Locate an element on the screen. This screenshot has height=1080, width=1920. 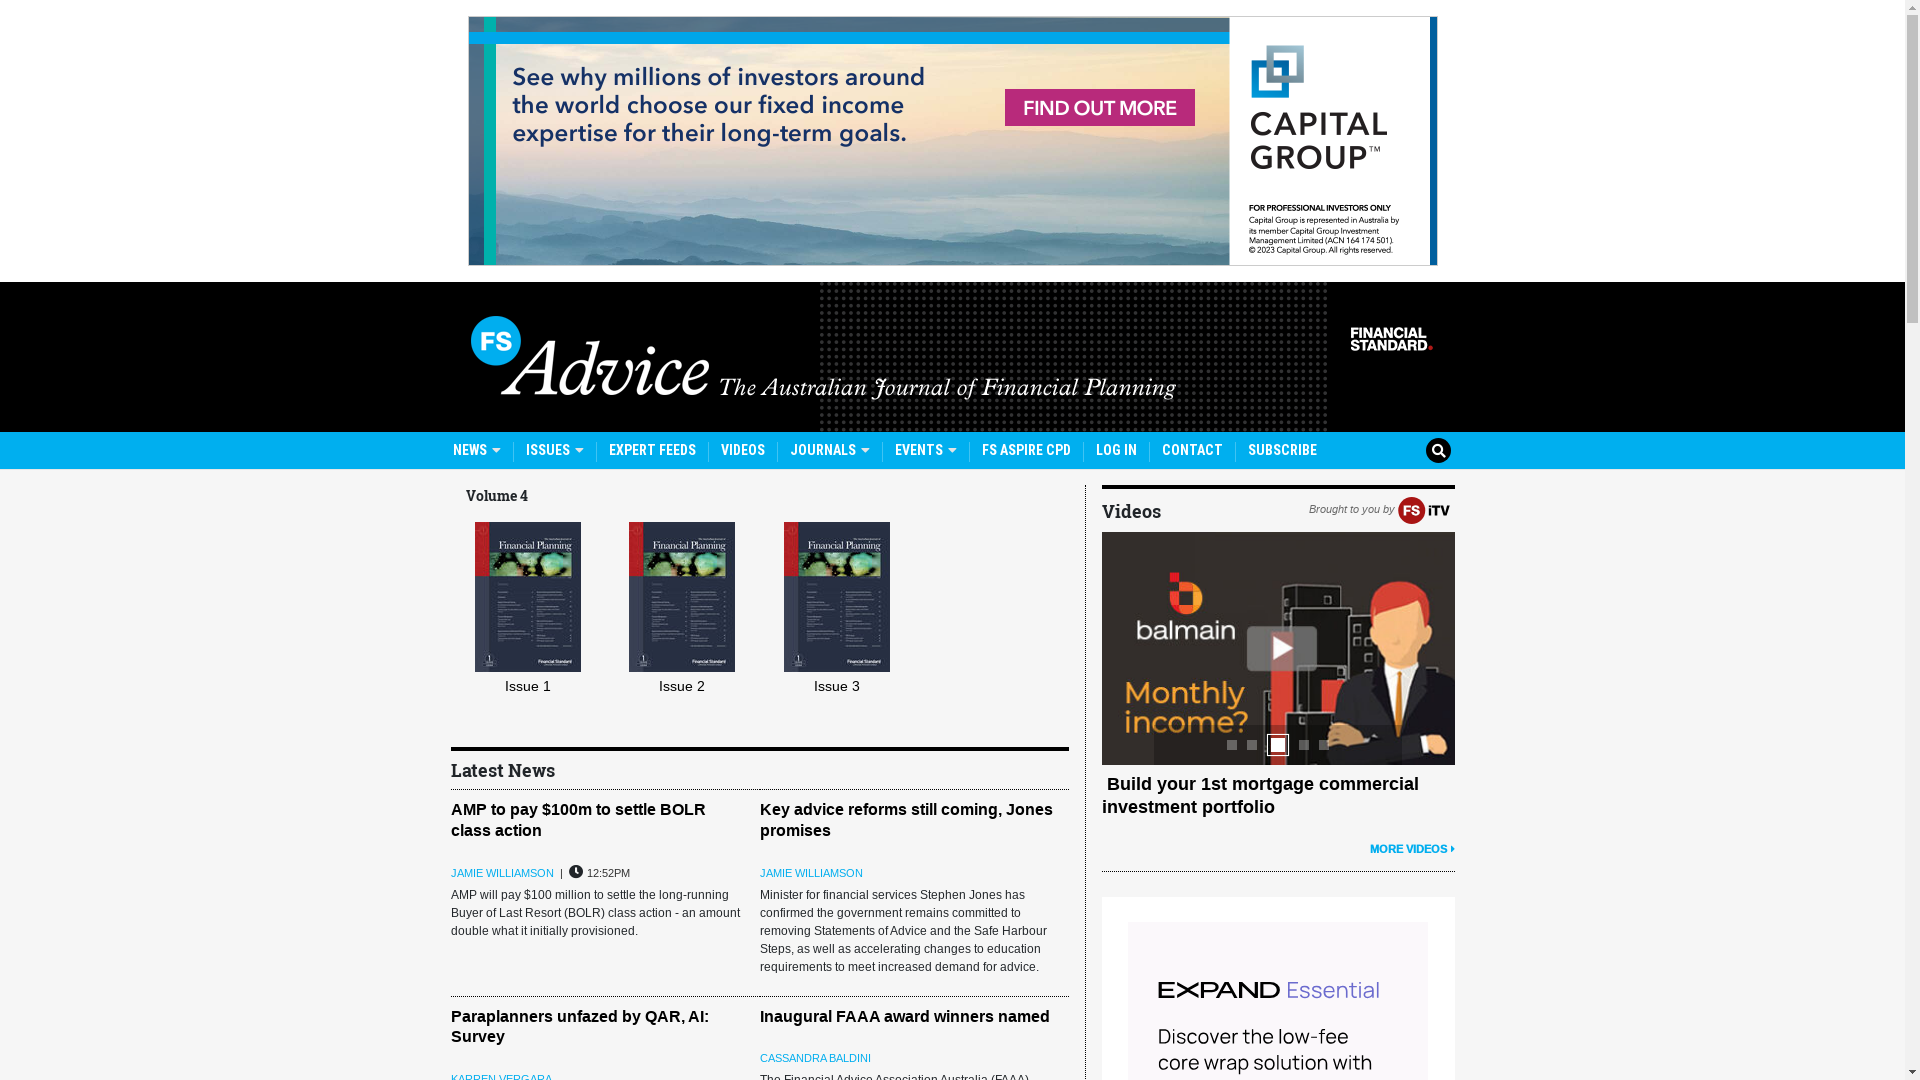
'MORE VIDEOS' is located at coordinates (1411, 848).